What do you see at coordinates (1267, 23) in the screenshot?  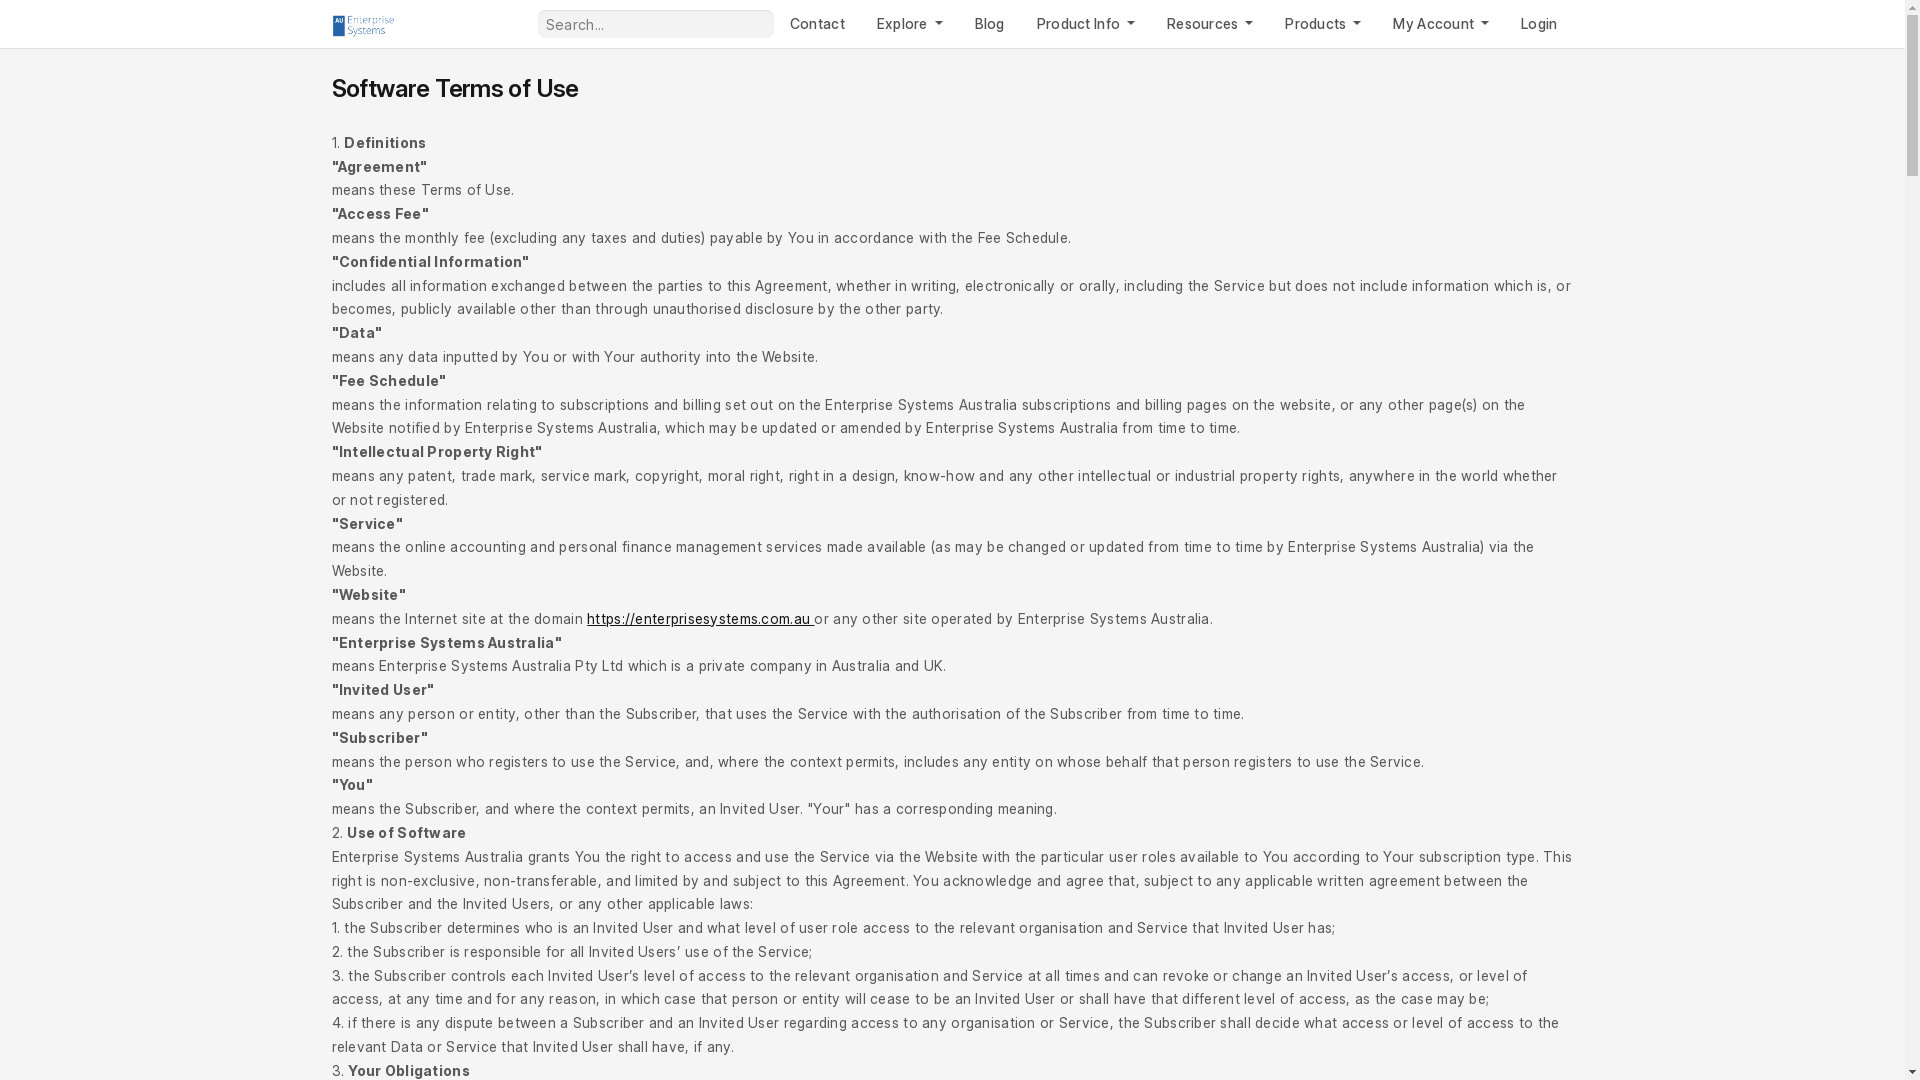 I see `'Products'` at bounding box center [1267, 23].